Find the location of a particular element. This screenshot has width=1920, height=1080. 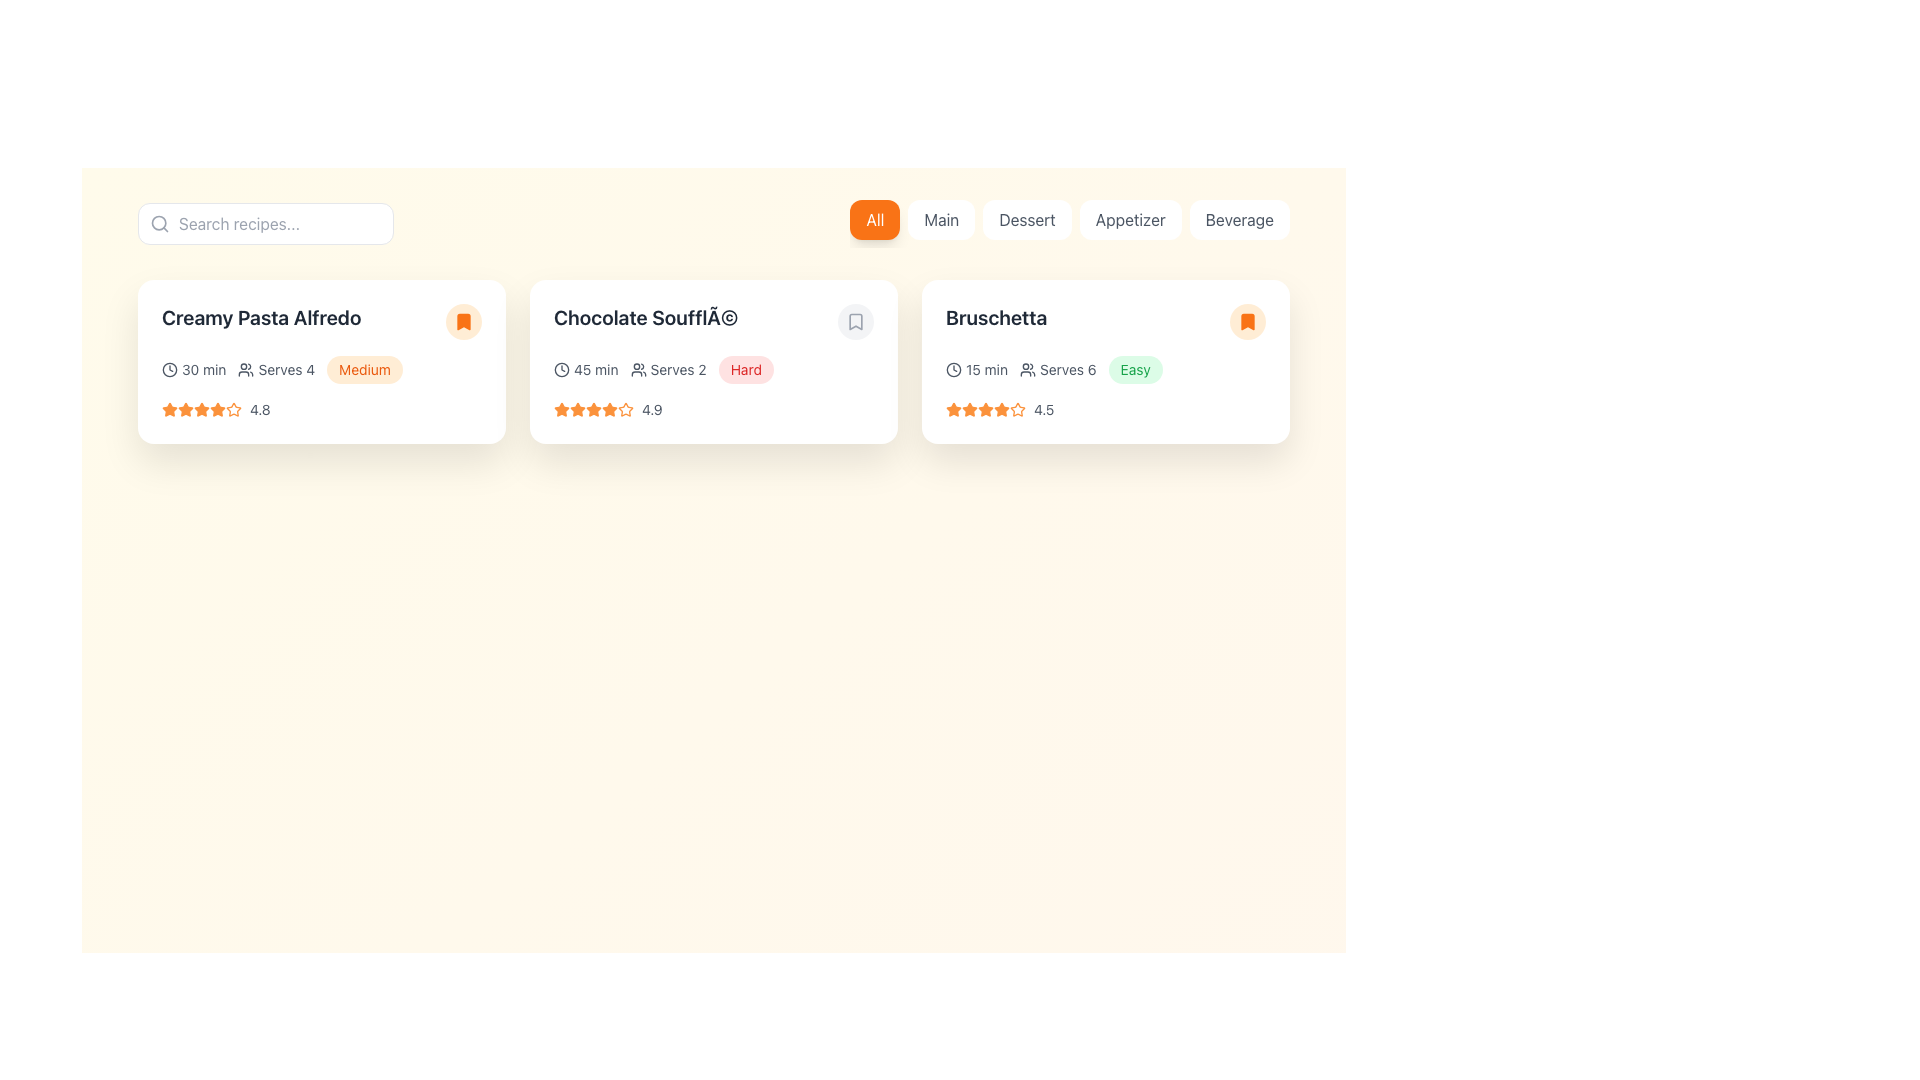

the third star icon representing the rating for the 'Chocolate Soufflé' recipe card, which is visually filled in orange and indicates a rating of 4.9 is located at coordinates (576, 408).